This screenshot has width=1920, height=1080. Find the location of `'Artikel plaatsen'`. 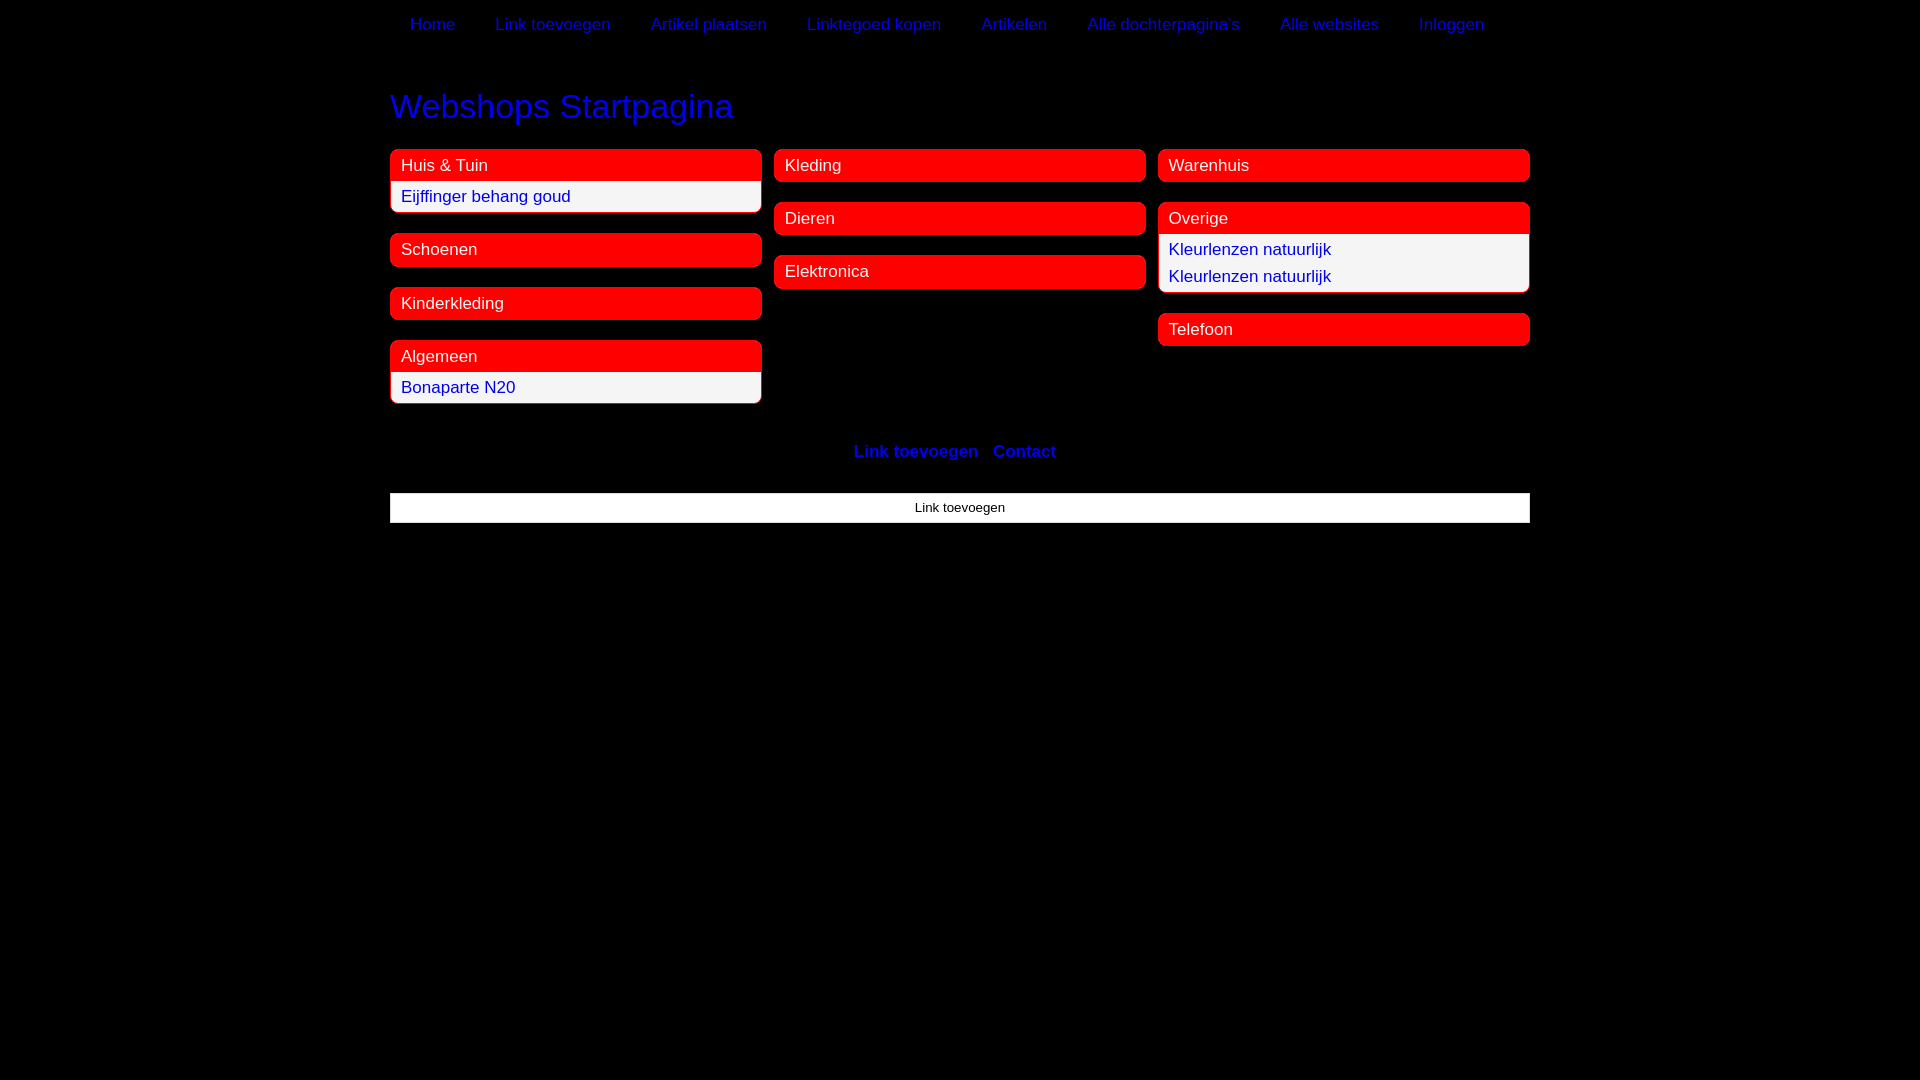

'Artikel plaatsen' is located at coordinates (709, 24).